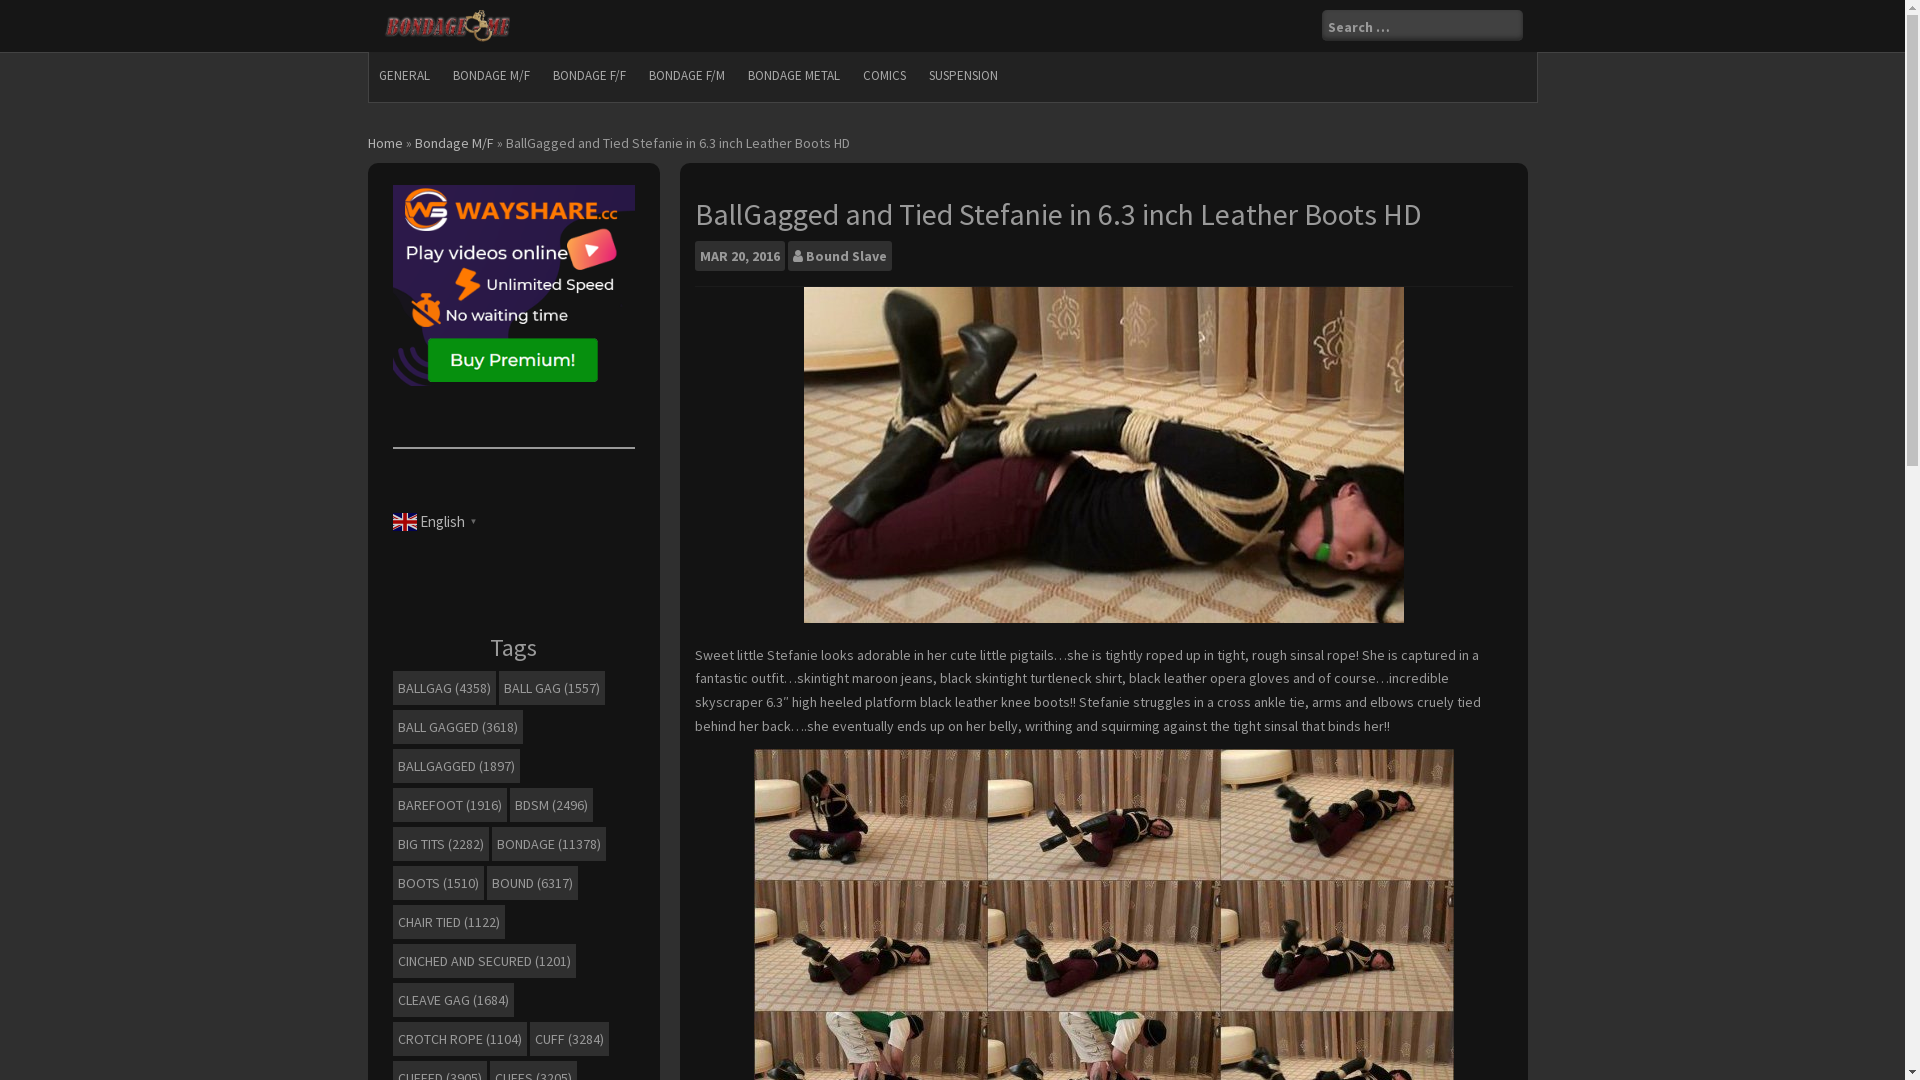 The width and height of the screenshot is (1920, 1080). Describe the element at coordinates (30, 12) in the screenshot. I see `'Search'` at that location.